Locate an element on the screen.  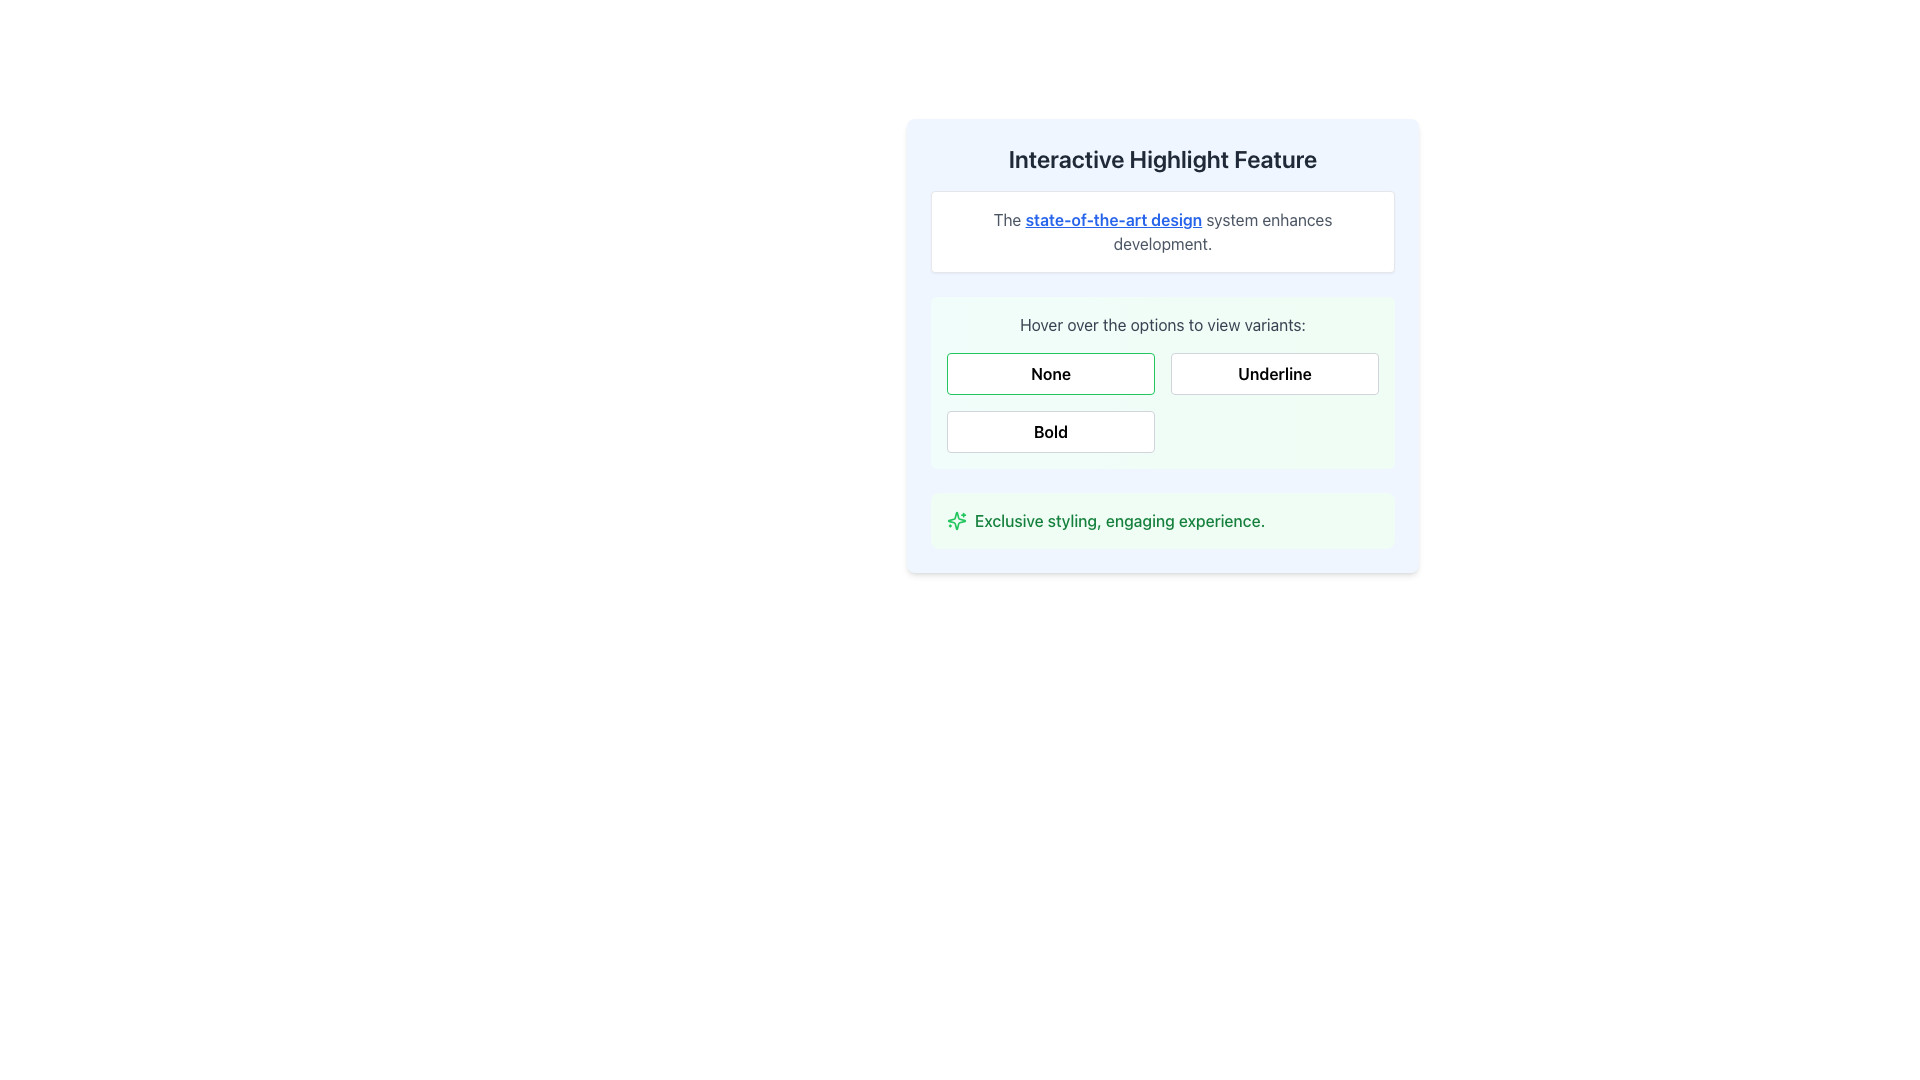
the informative text that highlights 'state-of-the-art design' within the sentence located near the top of the interface is located at coordinates (1112, 219).